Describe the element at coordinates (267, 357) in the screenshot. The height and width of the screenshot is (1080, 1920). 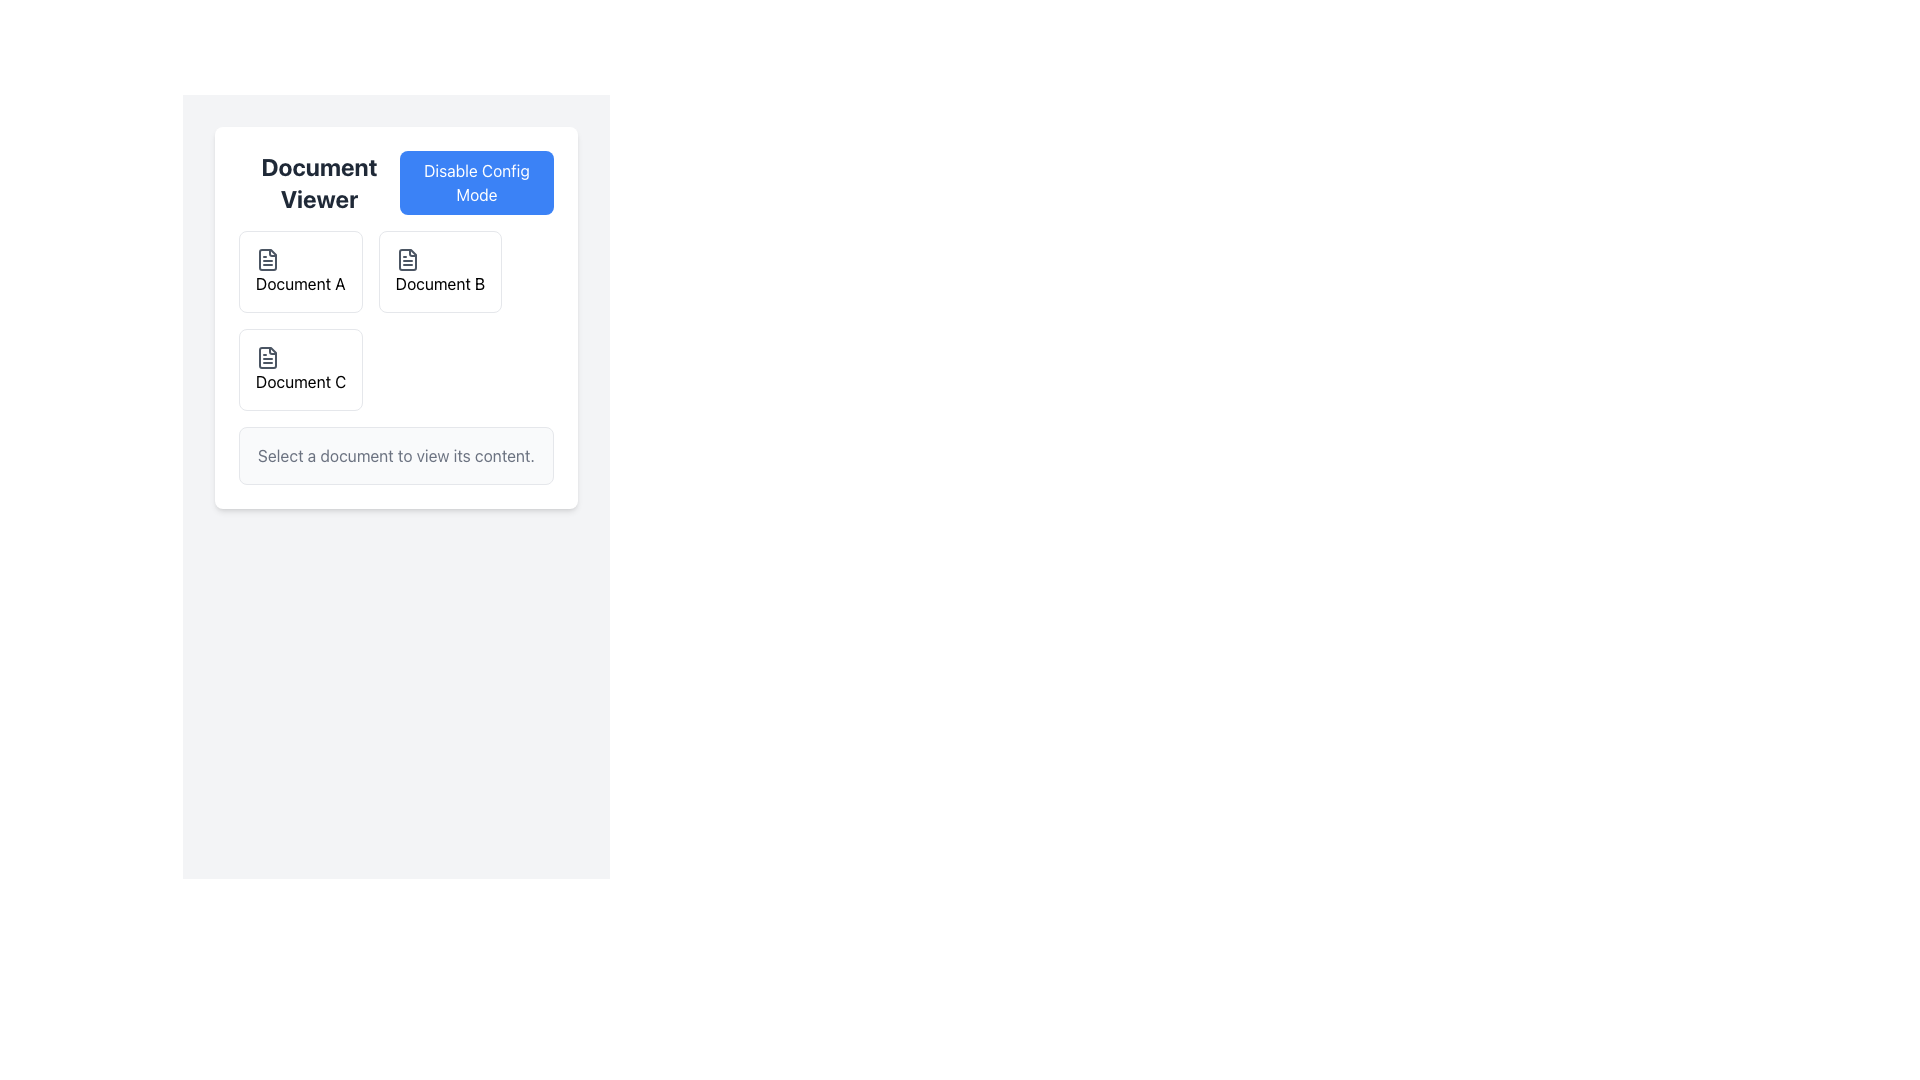
I see `the document icon located to the left of the text label 'Document C' under the 'Document Viewer' header` at that location.